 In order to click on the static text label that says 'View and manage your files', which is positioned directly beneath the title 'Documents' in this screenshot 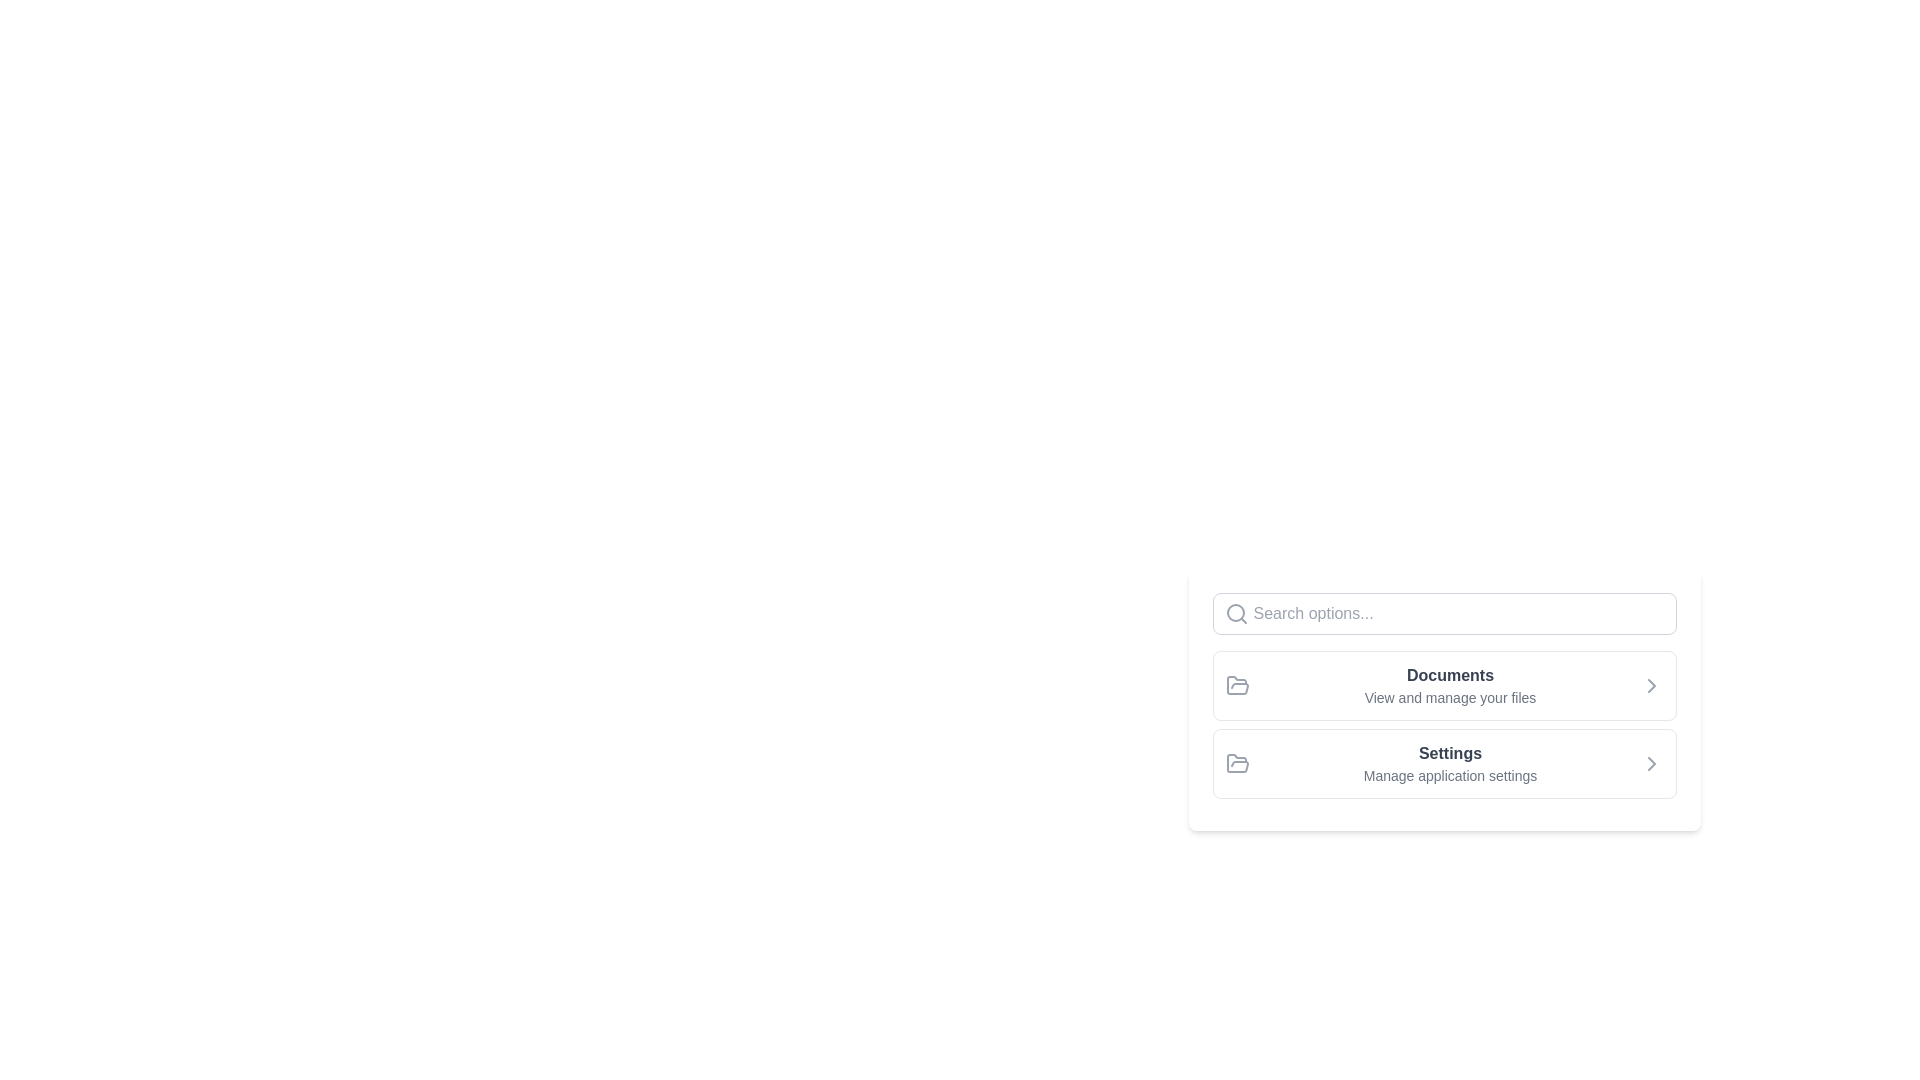, I will do `click(1450, 697)`.